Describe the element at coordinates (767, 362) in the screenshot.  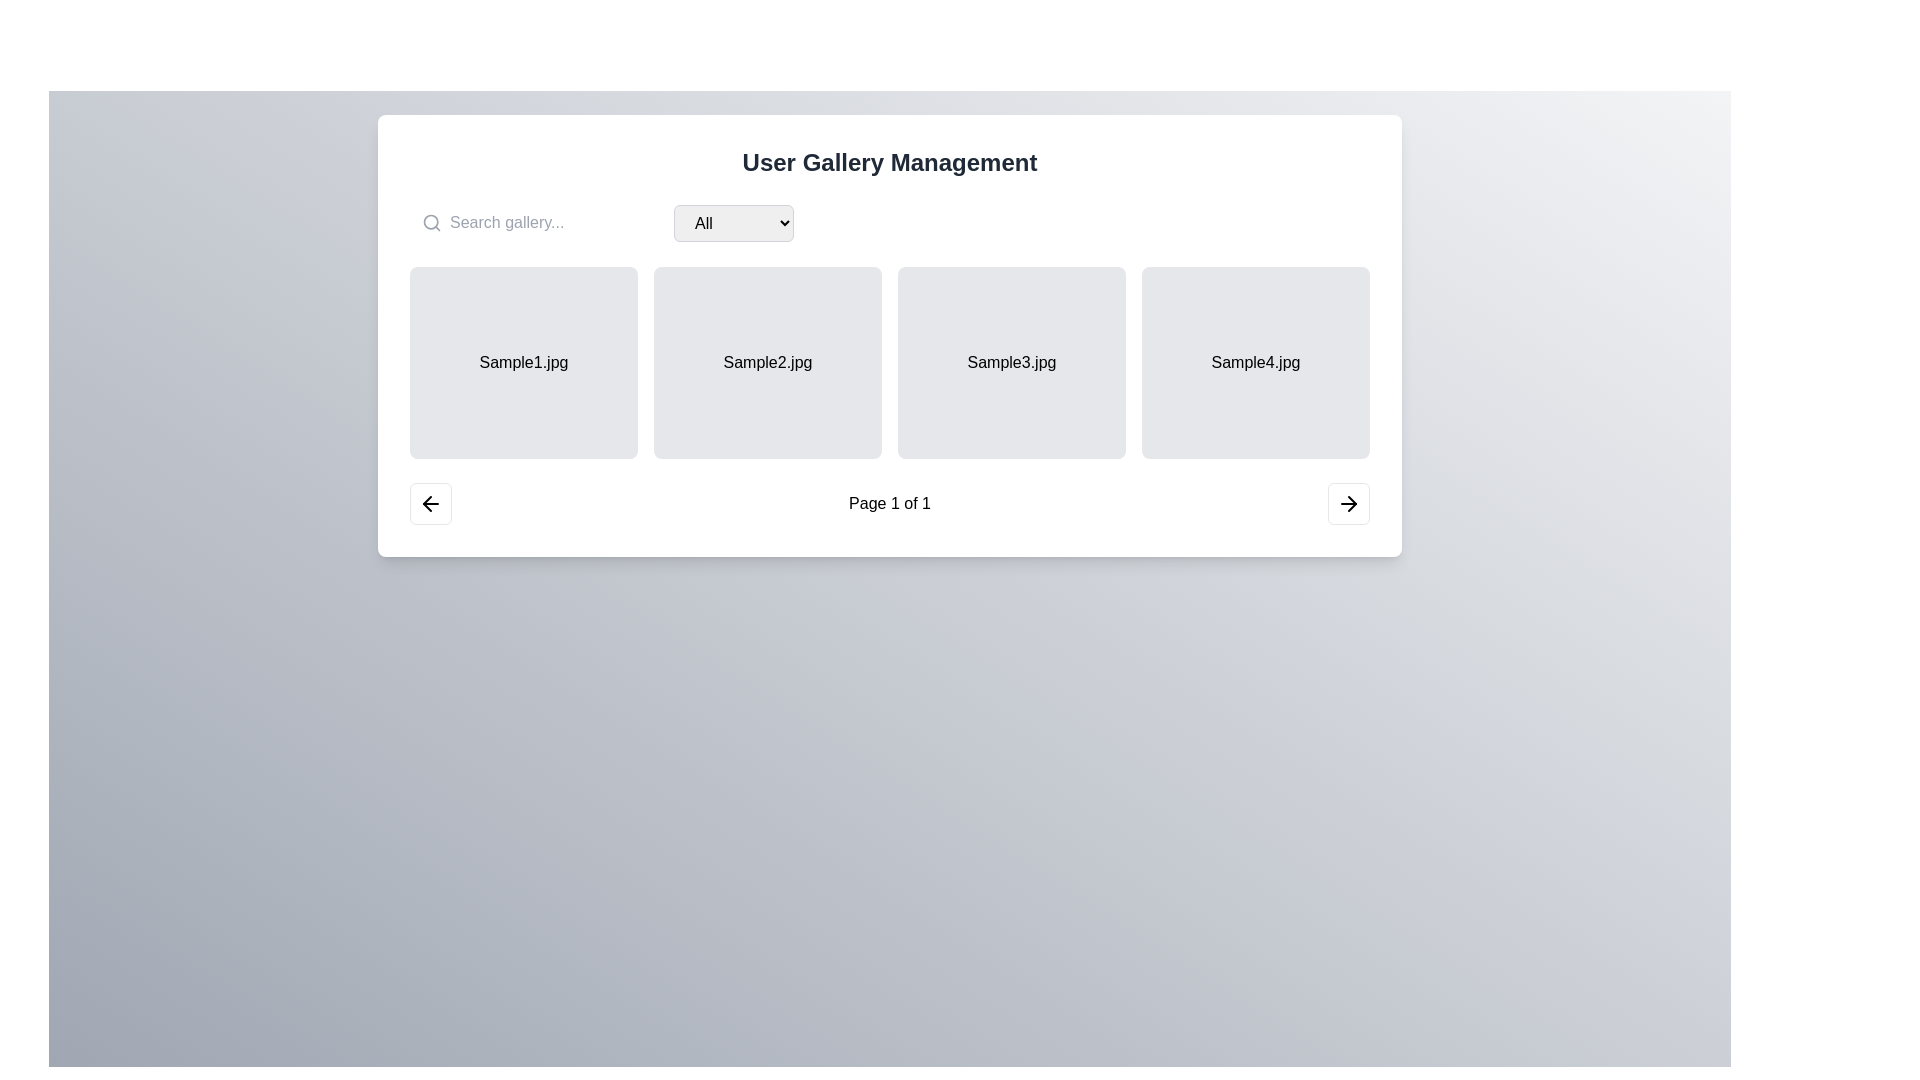
I see `the static label or banner representing the grid item's intended function, which displays 'Sample2.jpg', located in the second column of a four-item grid layout` at that location.